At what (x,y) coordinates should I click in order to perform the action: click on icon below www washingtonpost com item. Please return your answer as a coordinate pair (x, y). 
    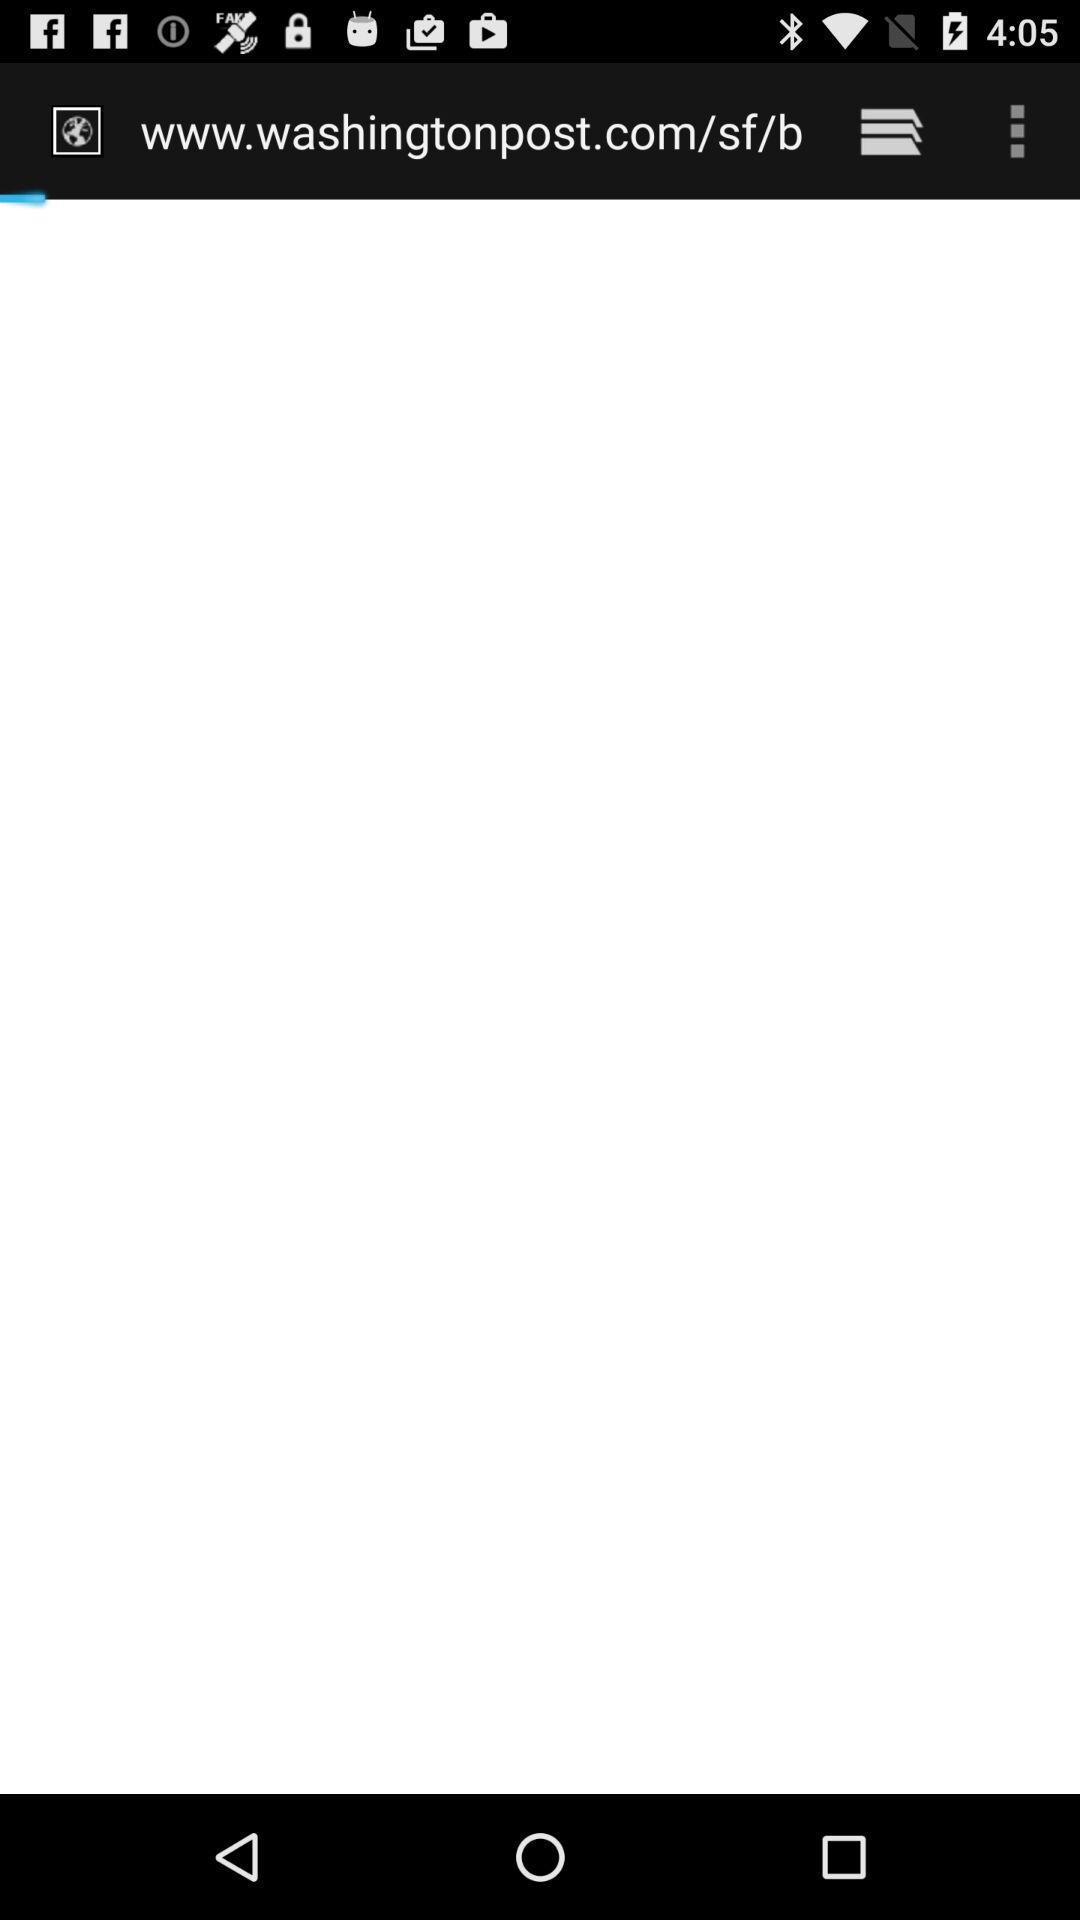
    Looking at the image, I should click on (540, 996).